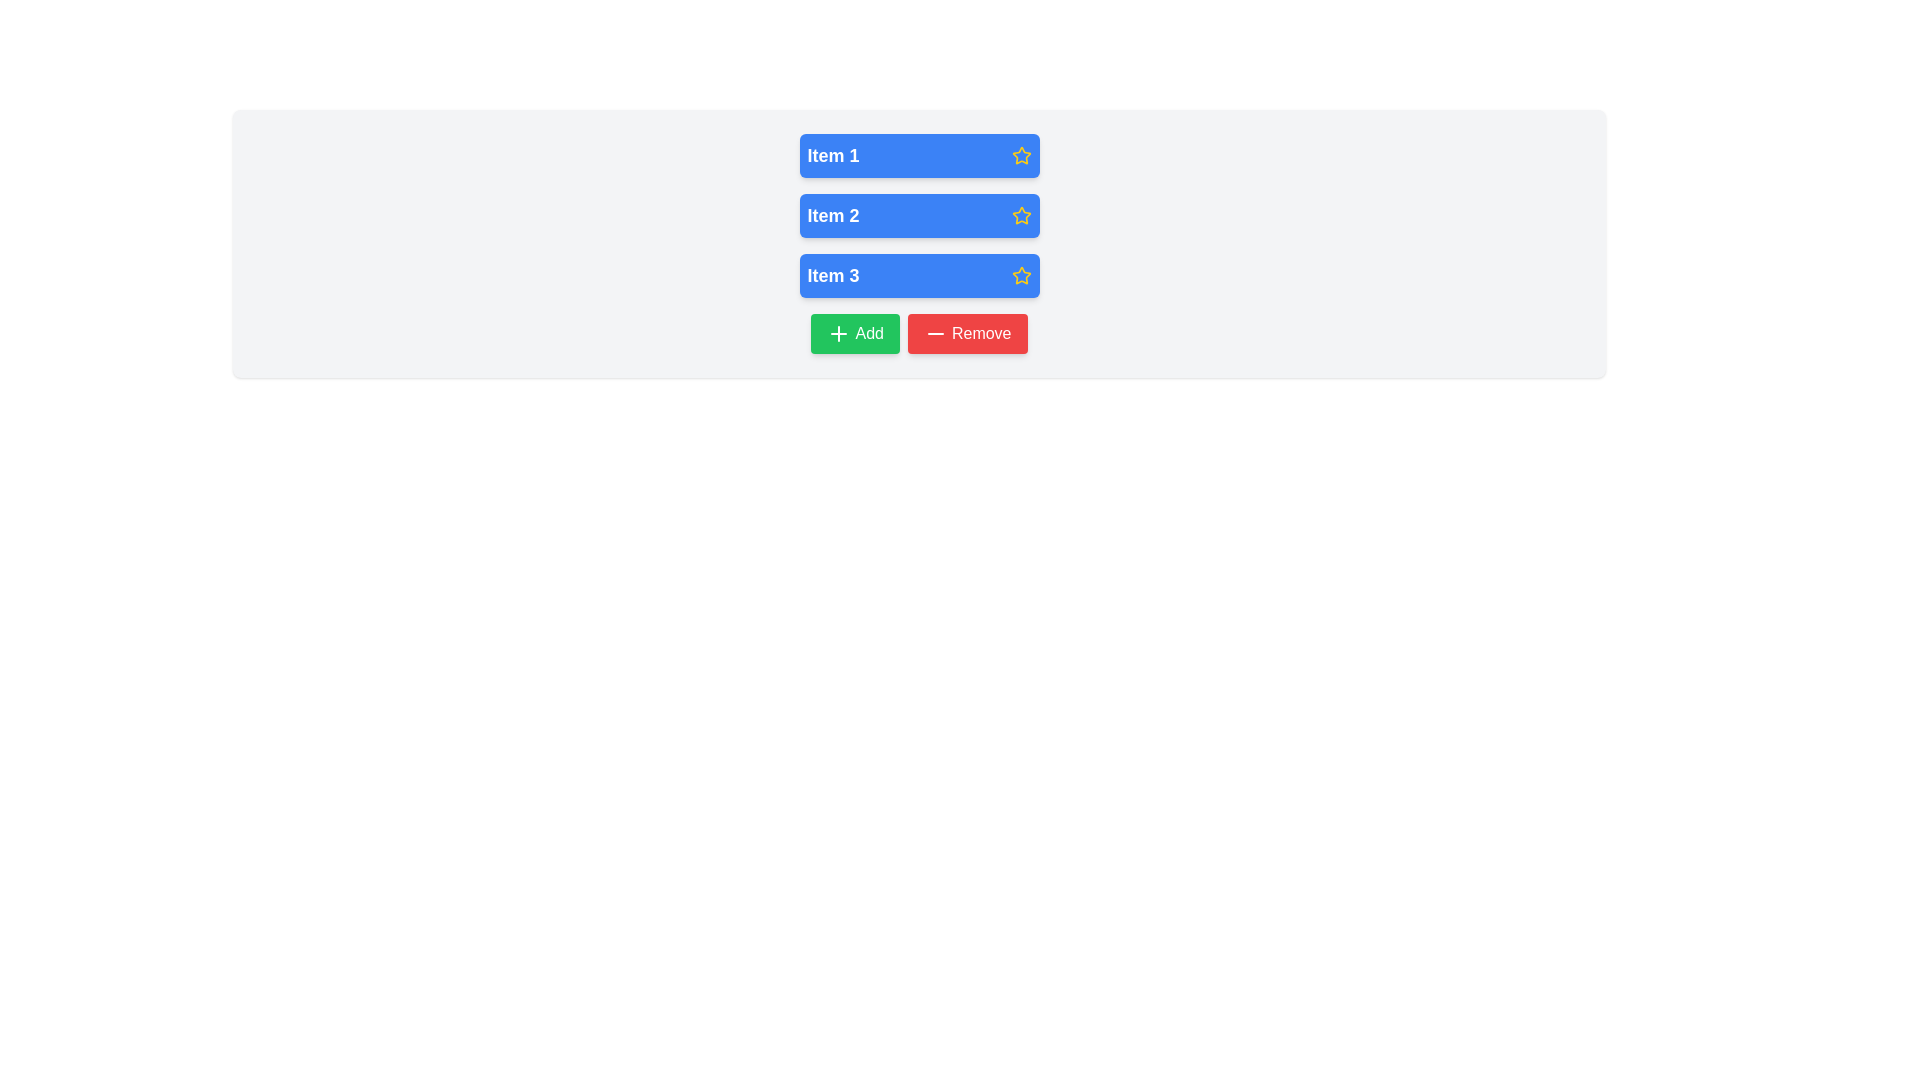 This screenshot has width=1920, height=1080. What do you see at coordinates (833, 276) in the screenshot?
I see `text content of the label positioned to the left of the yellow star icon on the third blue button in a vertical stack` at bounding box center [833, 276].